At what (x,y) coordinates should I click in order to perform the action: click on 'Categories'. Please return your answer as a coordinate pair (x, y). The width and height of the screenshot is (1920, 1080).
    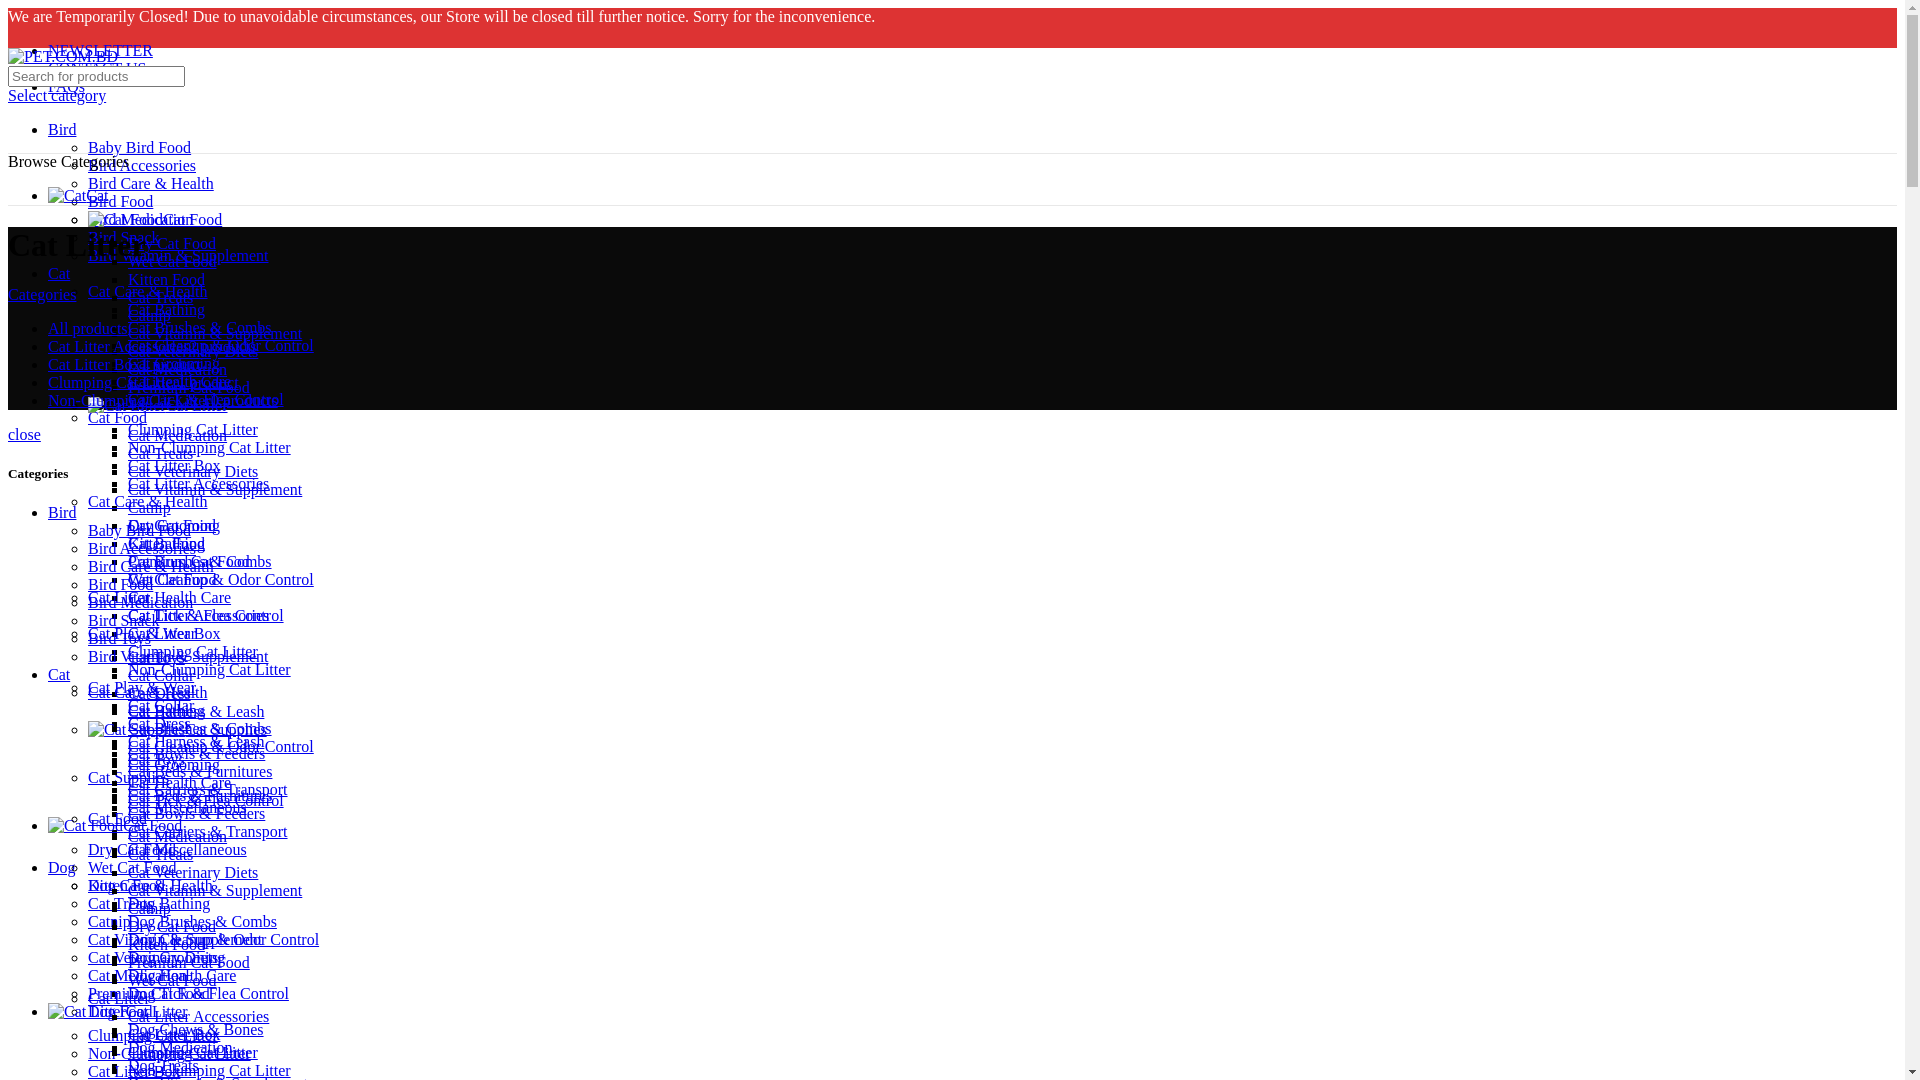
    Looking at the image, I should click on (8, 294).